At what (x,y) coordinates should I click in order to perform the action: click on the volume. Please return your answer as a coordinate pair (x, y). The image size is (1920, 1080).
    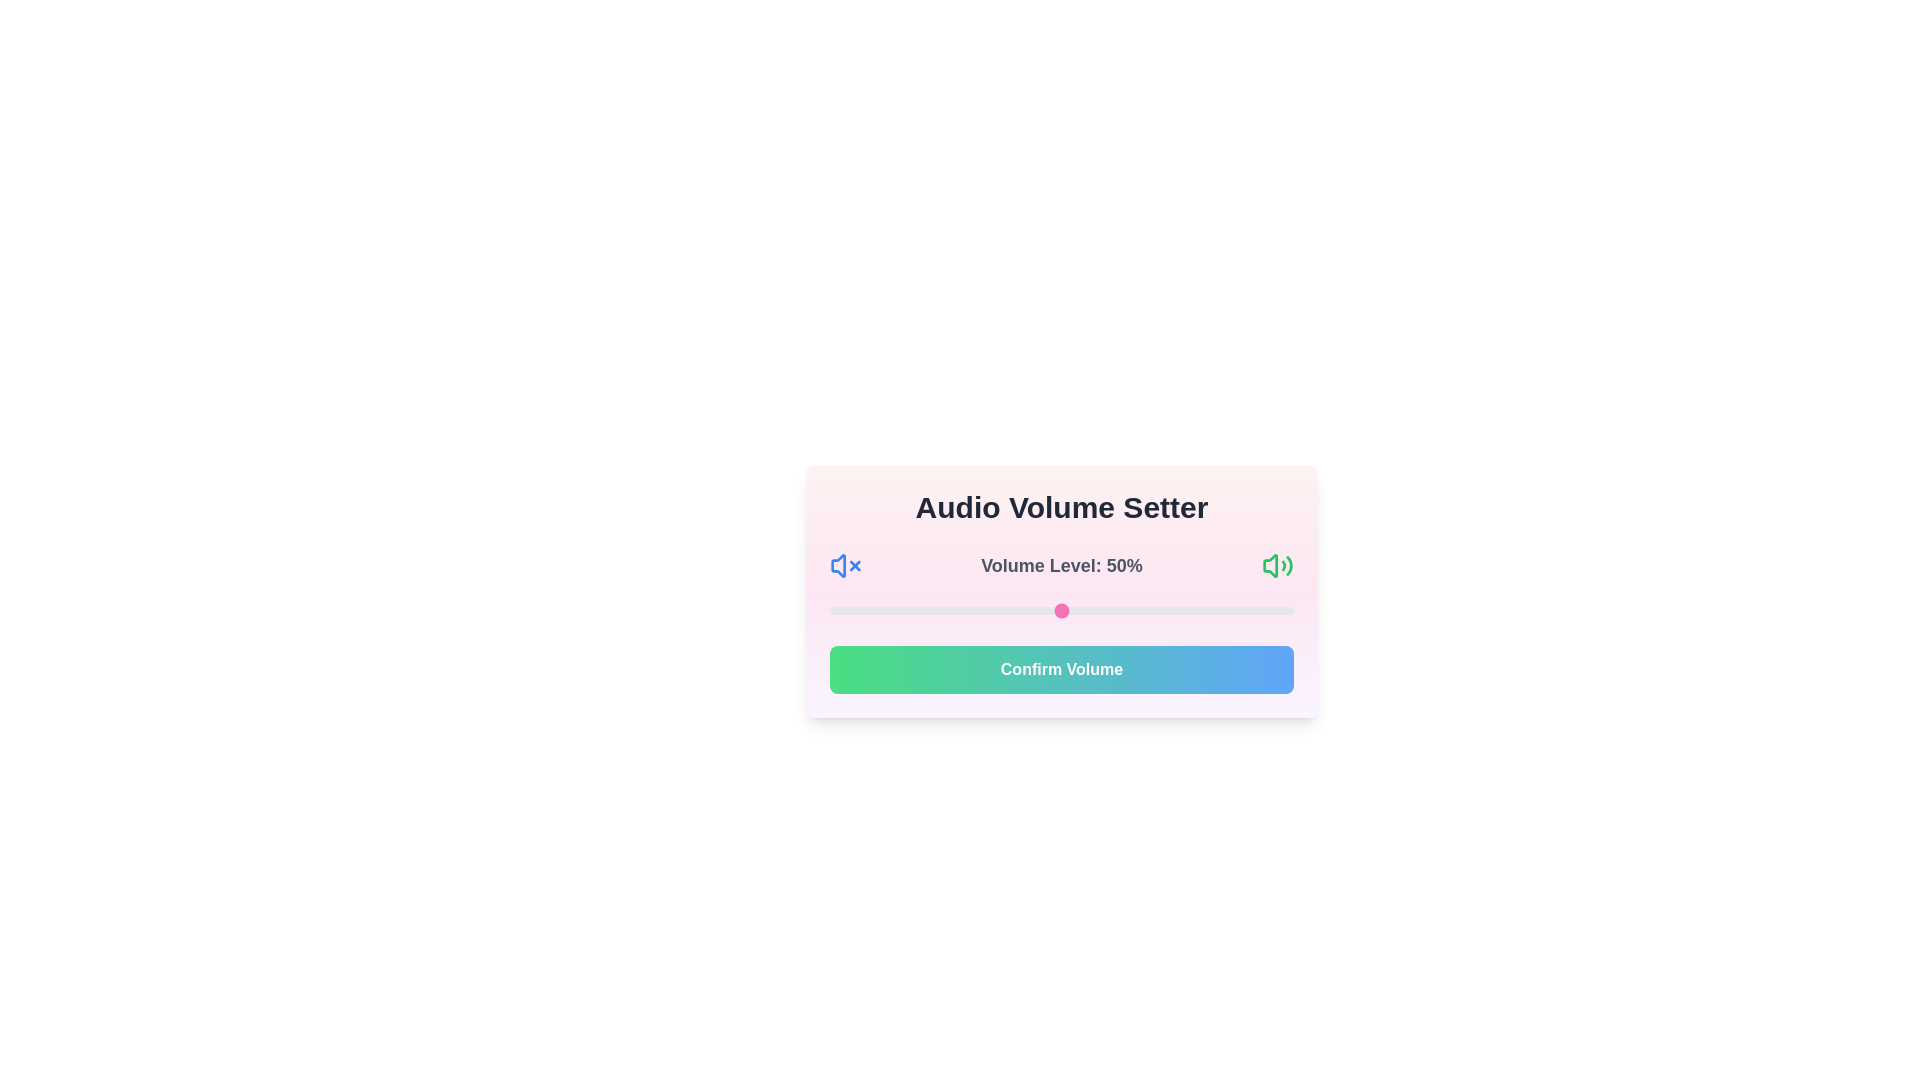
    Looking at the image, I should click on (1182, 609).